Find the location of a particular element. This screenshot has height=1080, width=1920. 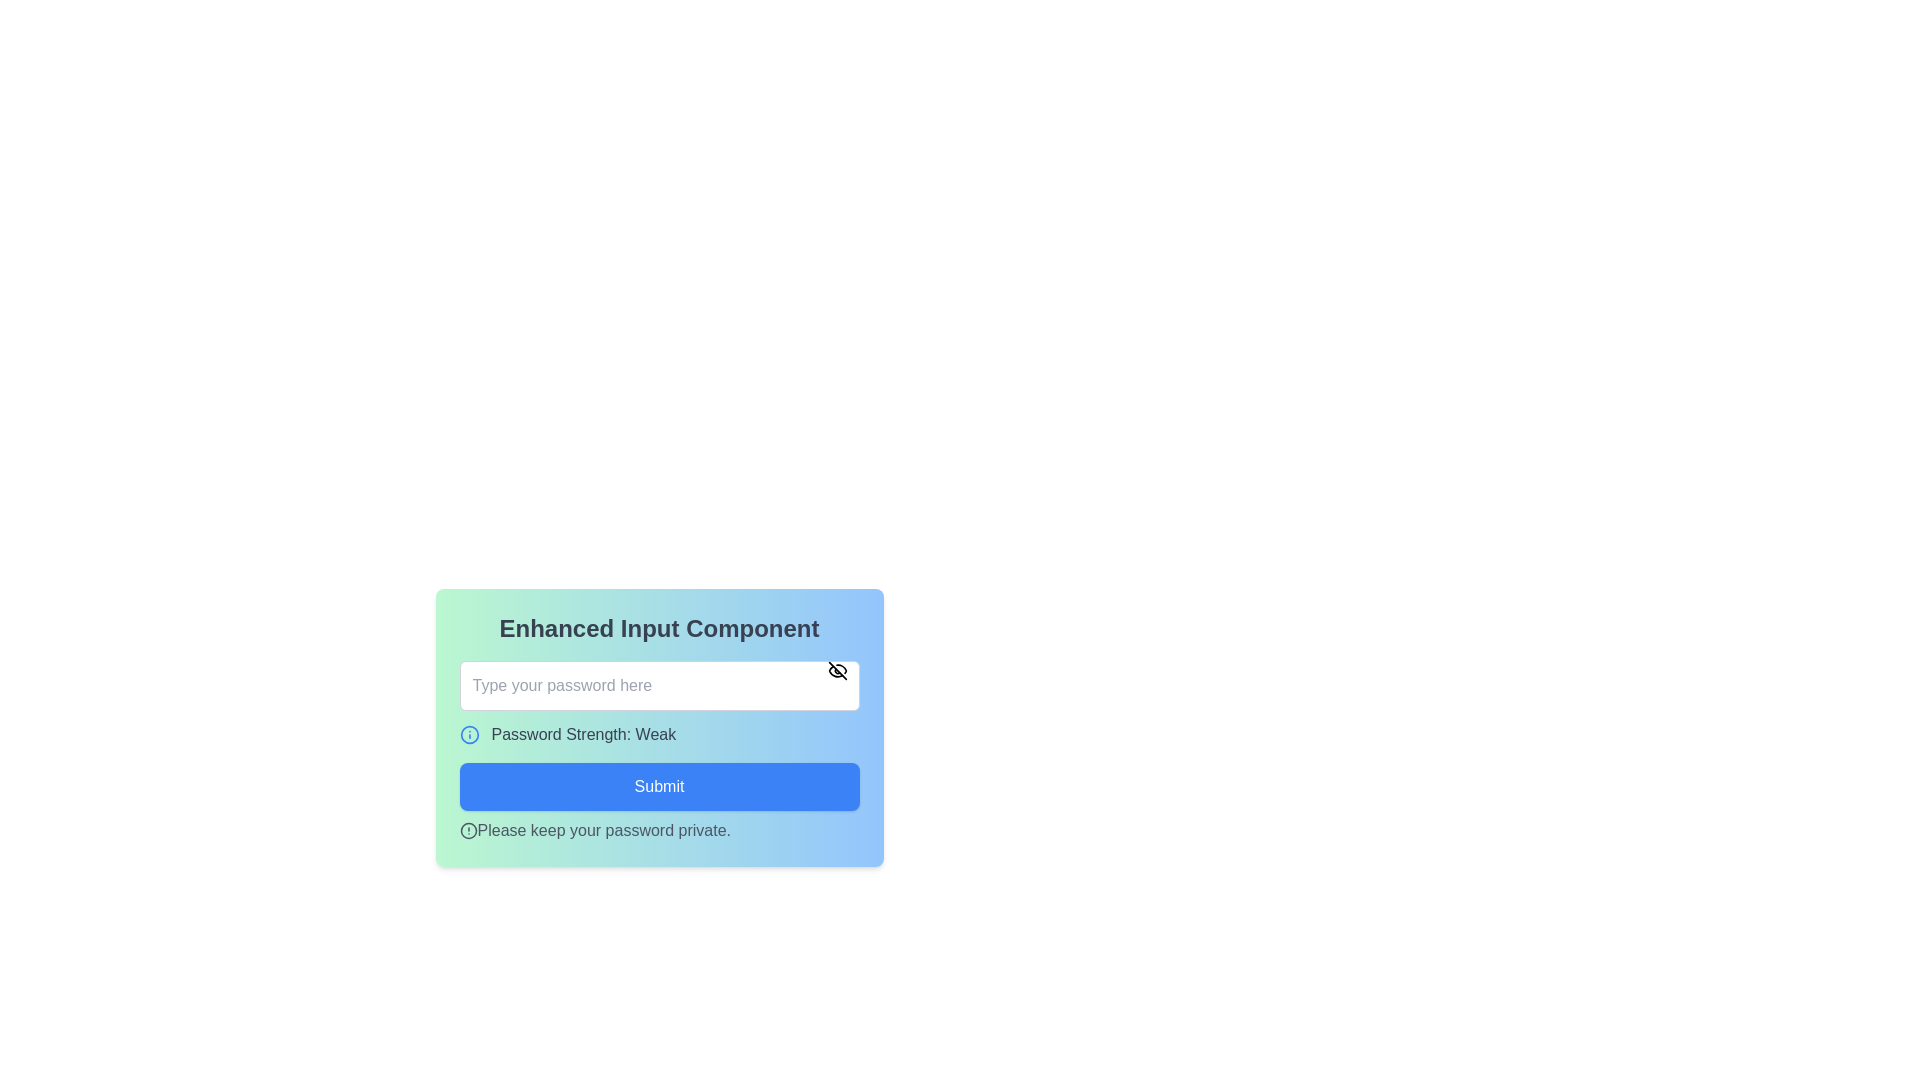

the password input field located below the title 'Enhanced Input Component' to focus and prepare for typing a password is located at coordinates (659, 685).